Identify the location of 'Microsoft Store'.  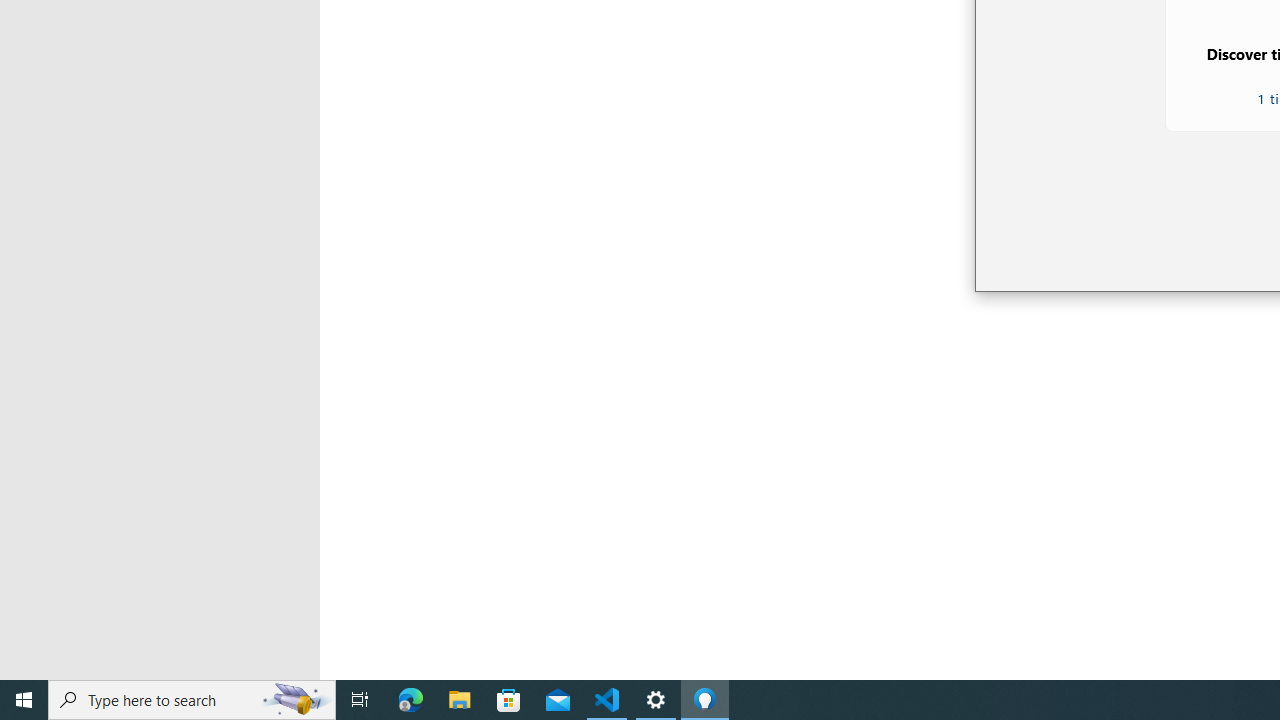
(509, 698).